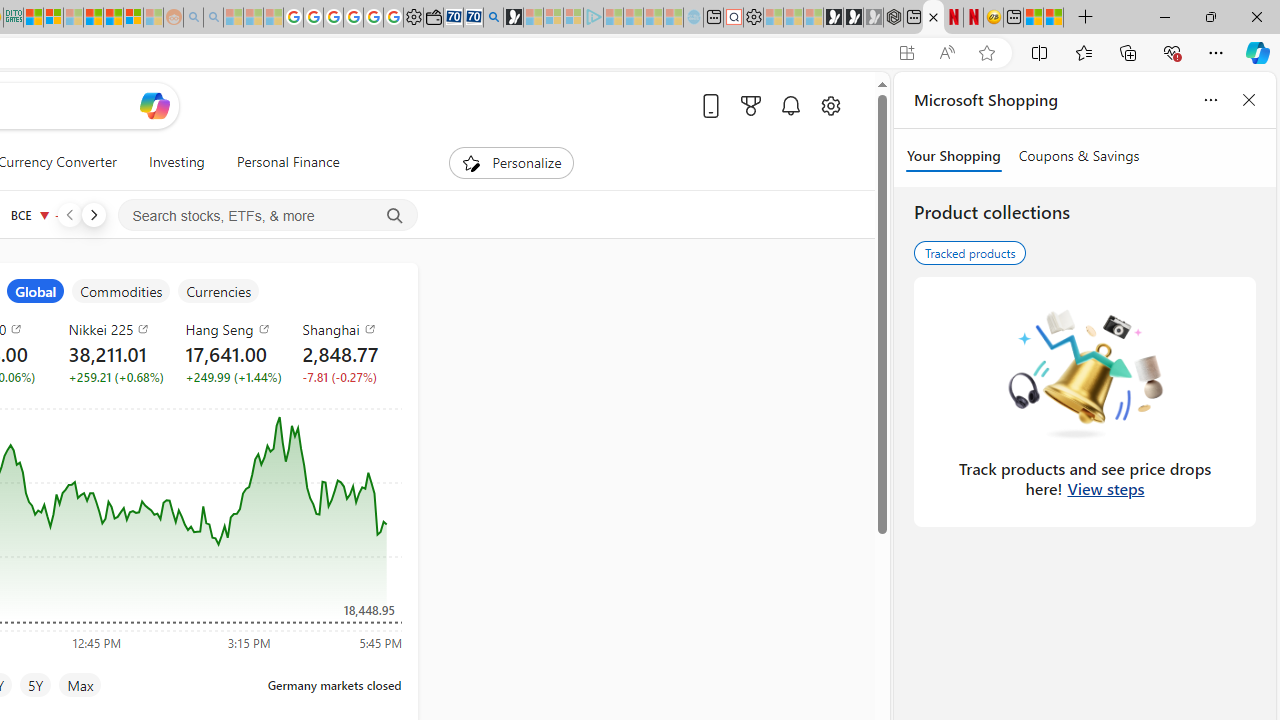 This screenshot has height=720, width=1280. I want to click on 'Bing Real Estate - Home sales and rental listings', so click(493, 17).